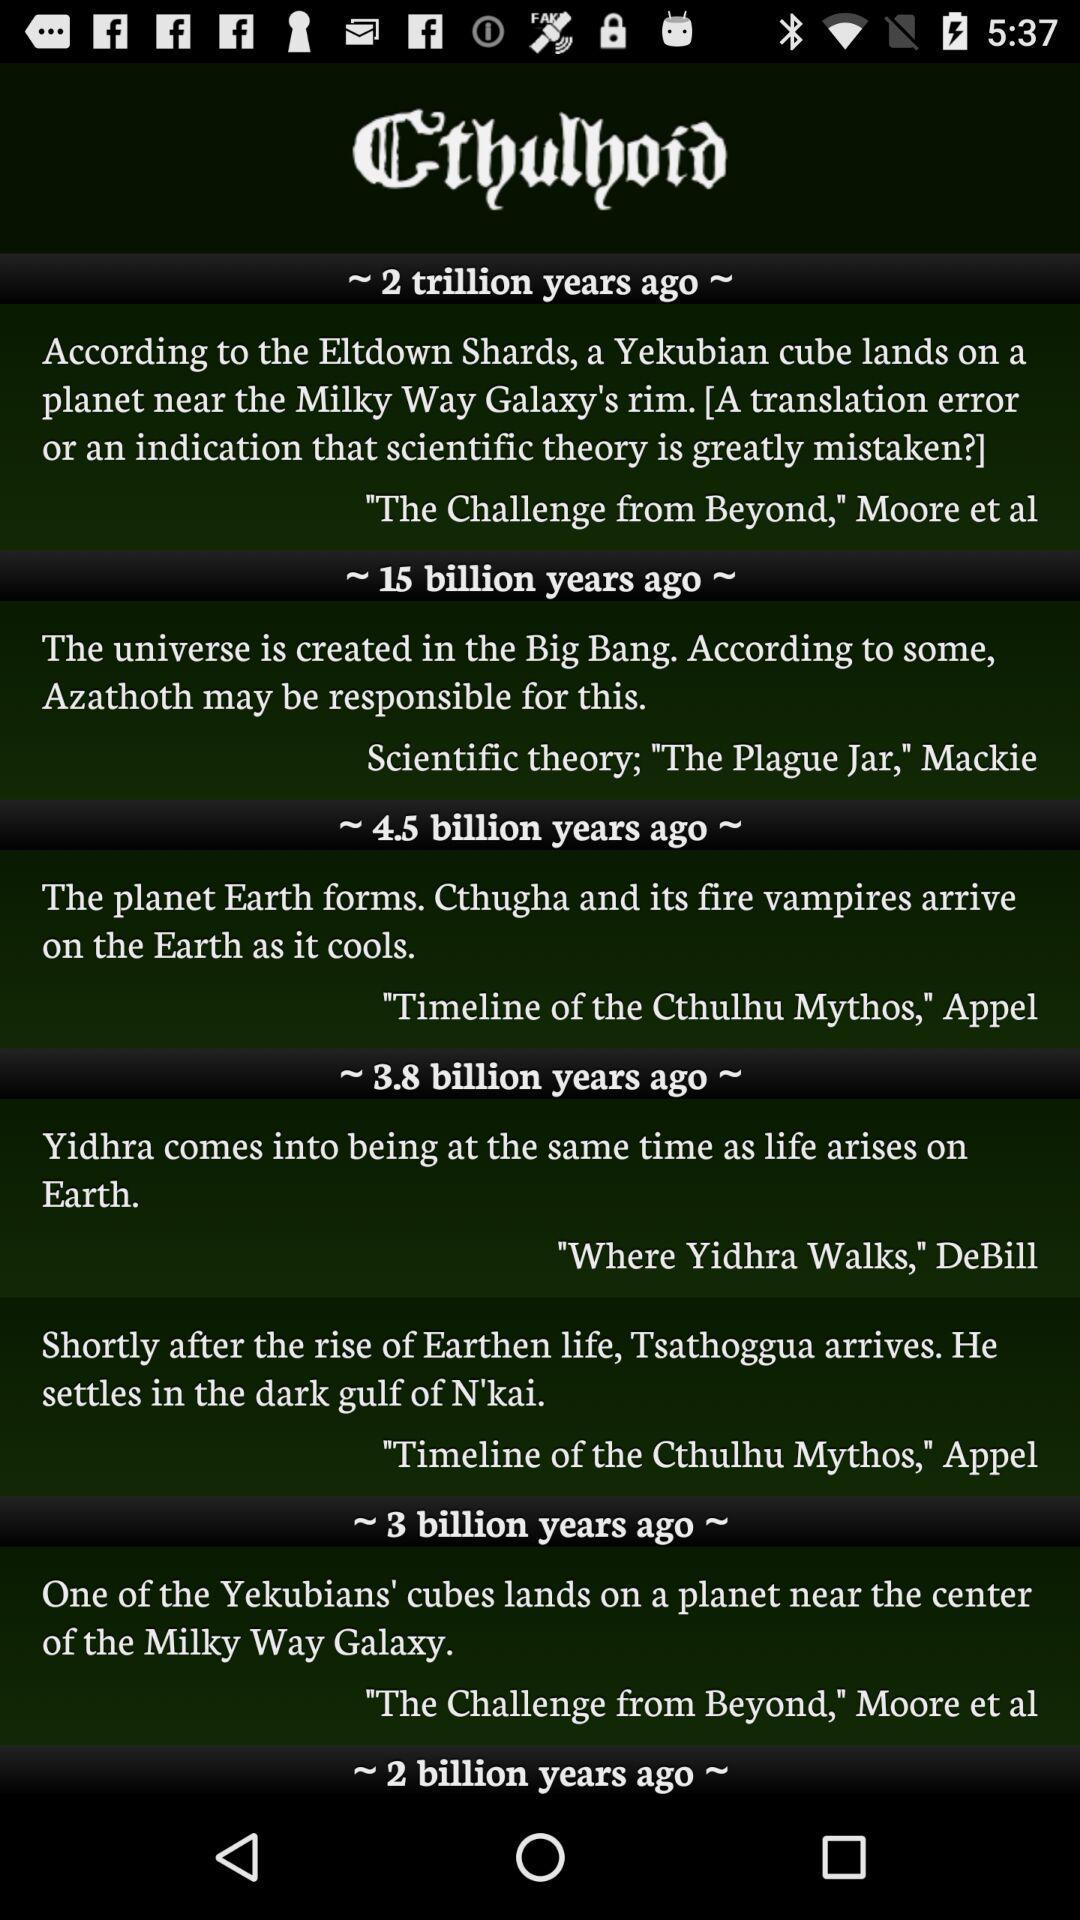  I want to click on the item above the planet earth icon, so click(540, 825).